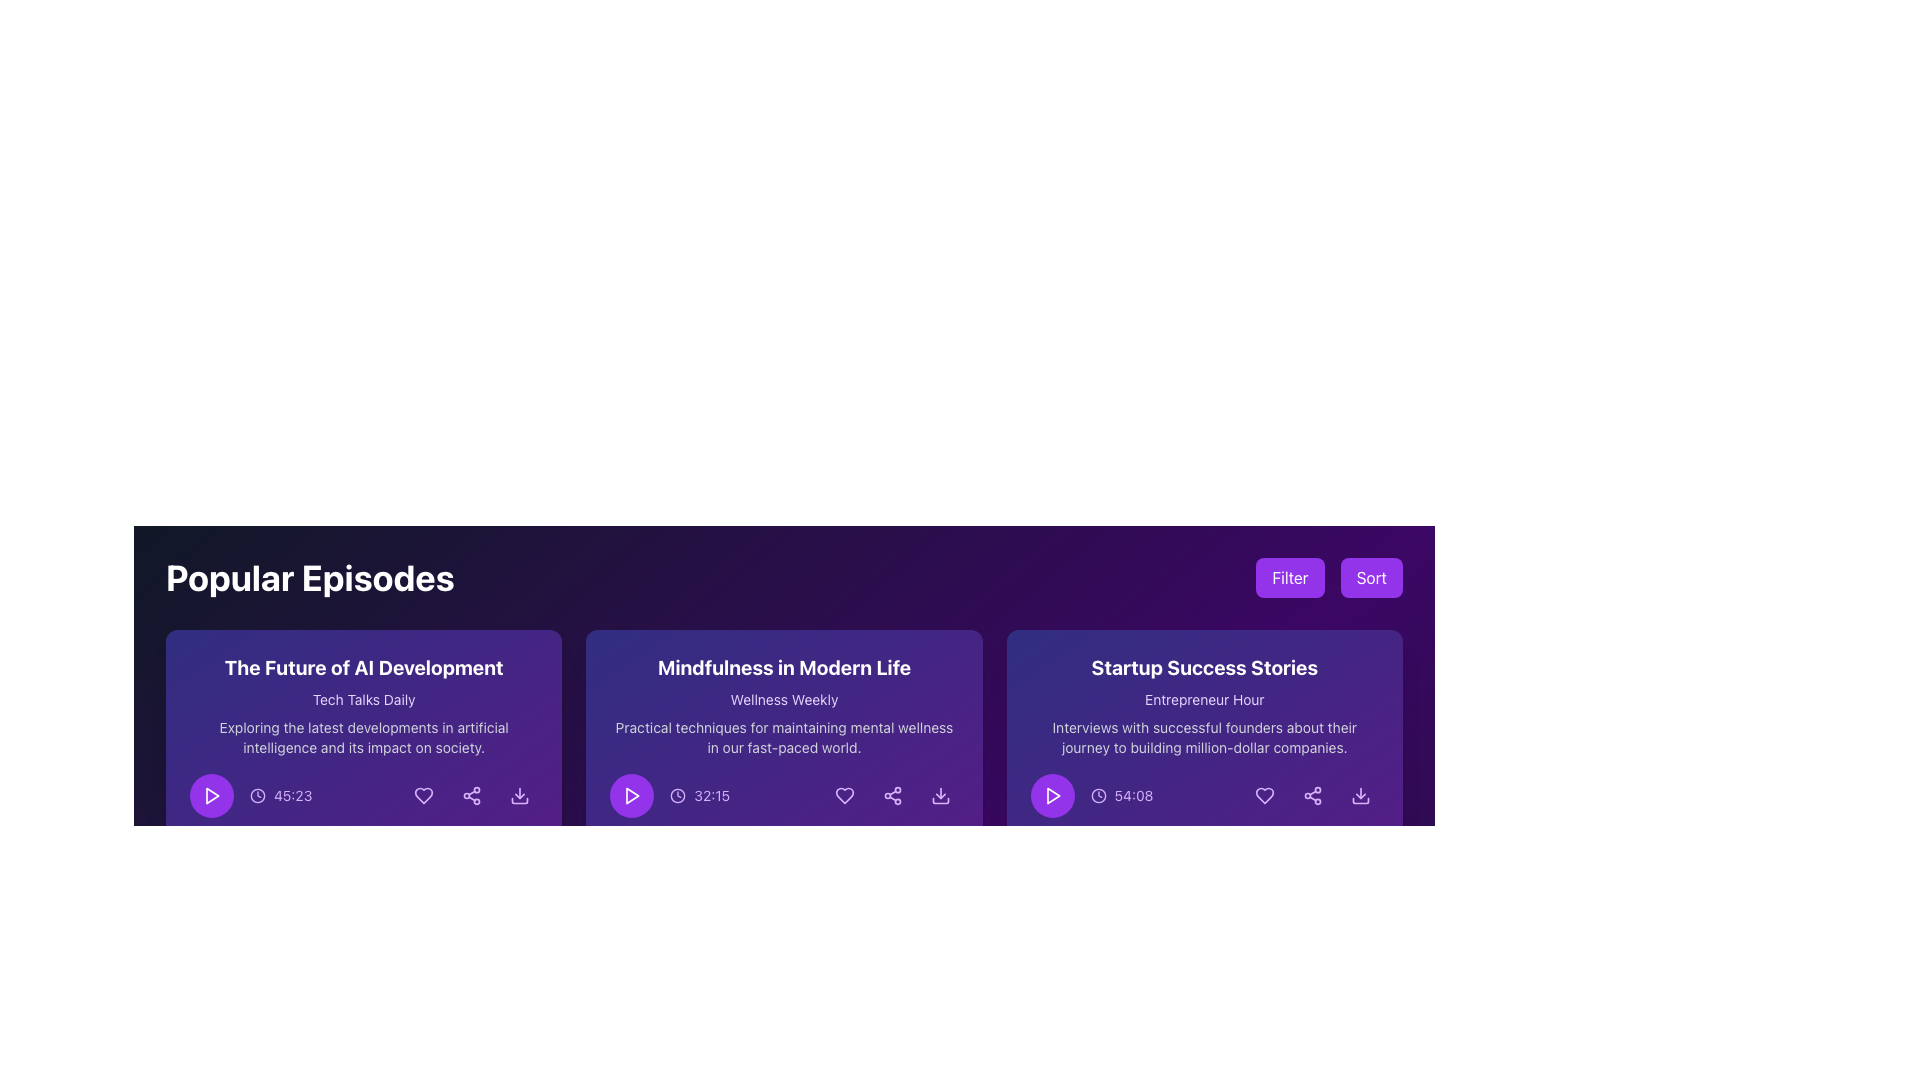  I want to click on the circular purple button with a white play symbol at the bottom-left corner of the 'Mindfulness in Modern Life' card to play the episode, so click(631, 794).